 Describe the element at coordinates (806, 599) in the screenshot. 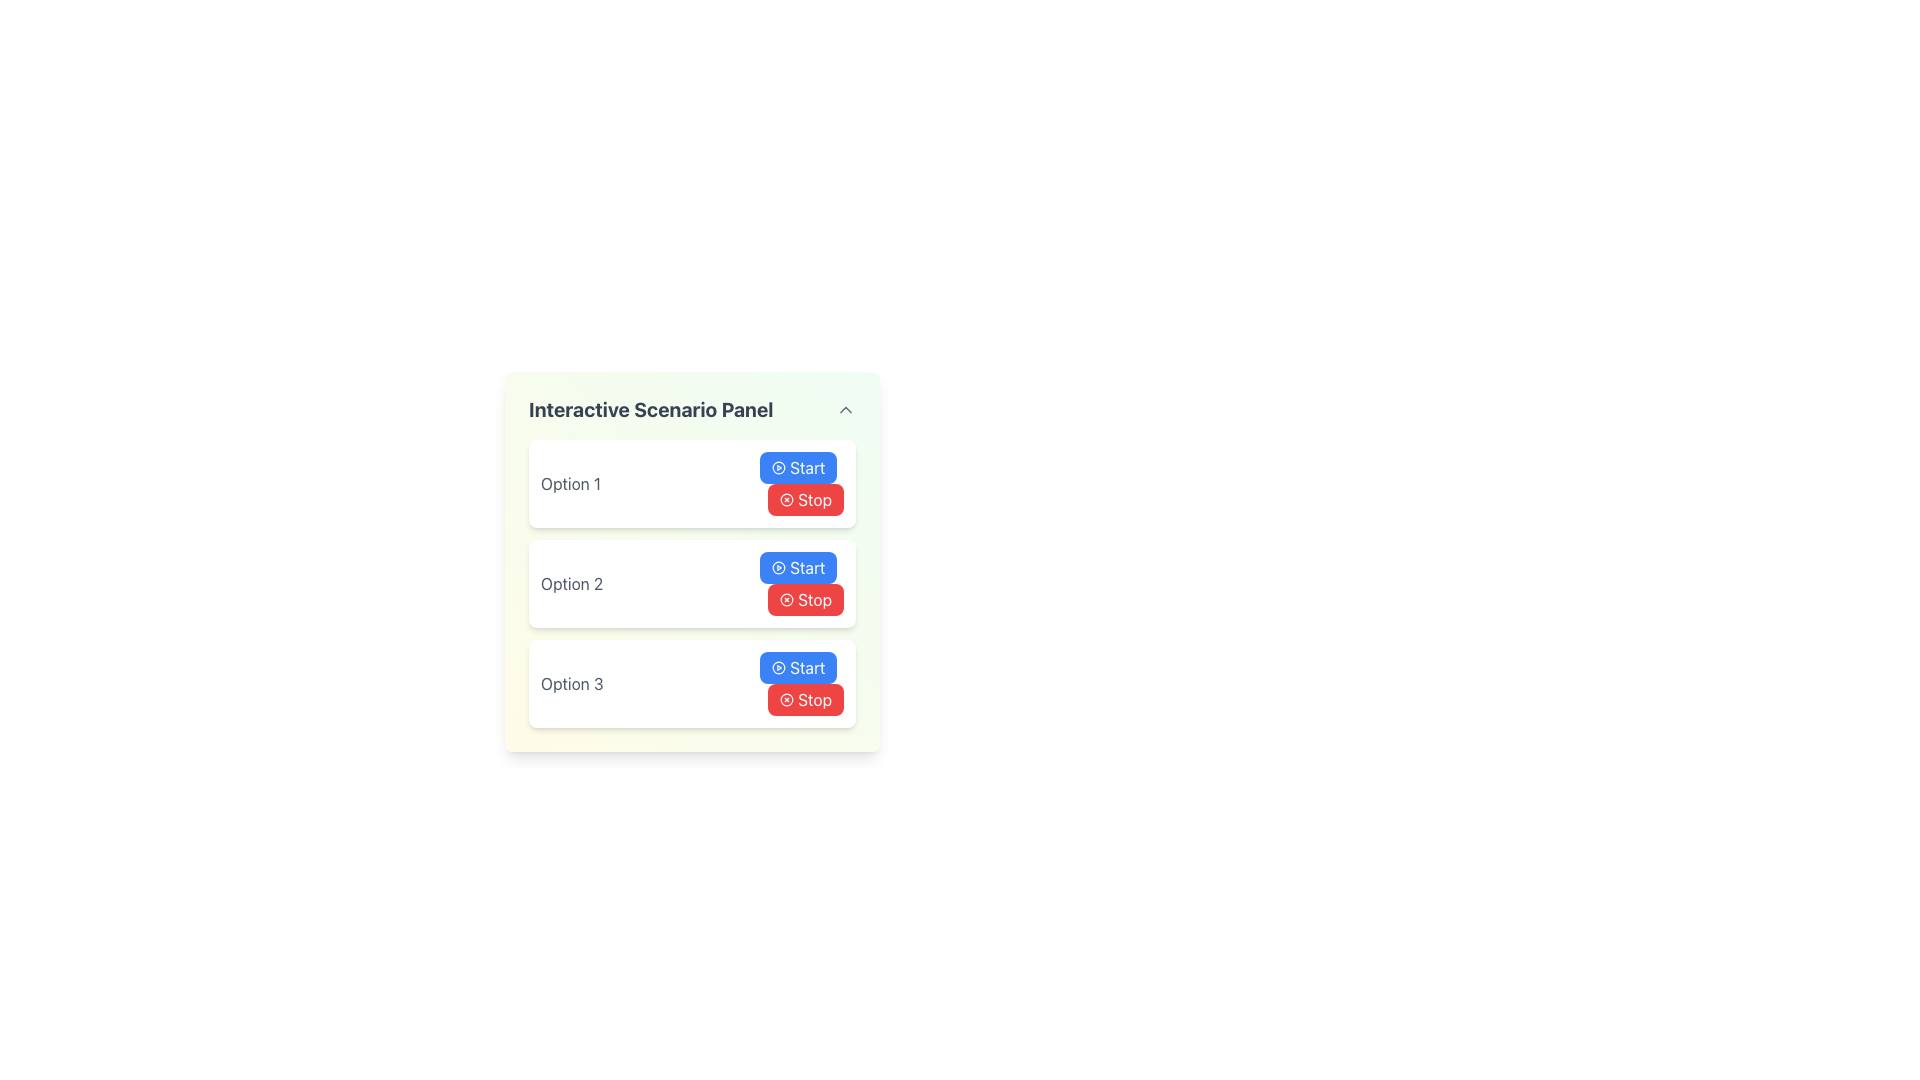

I see `the red 'Stop' button with white text and a circular icon with a white cross on the left` at that location.